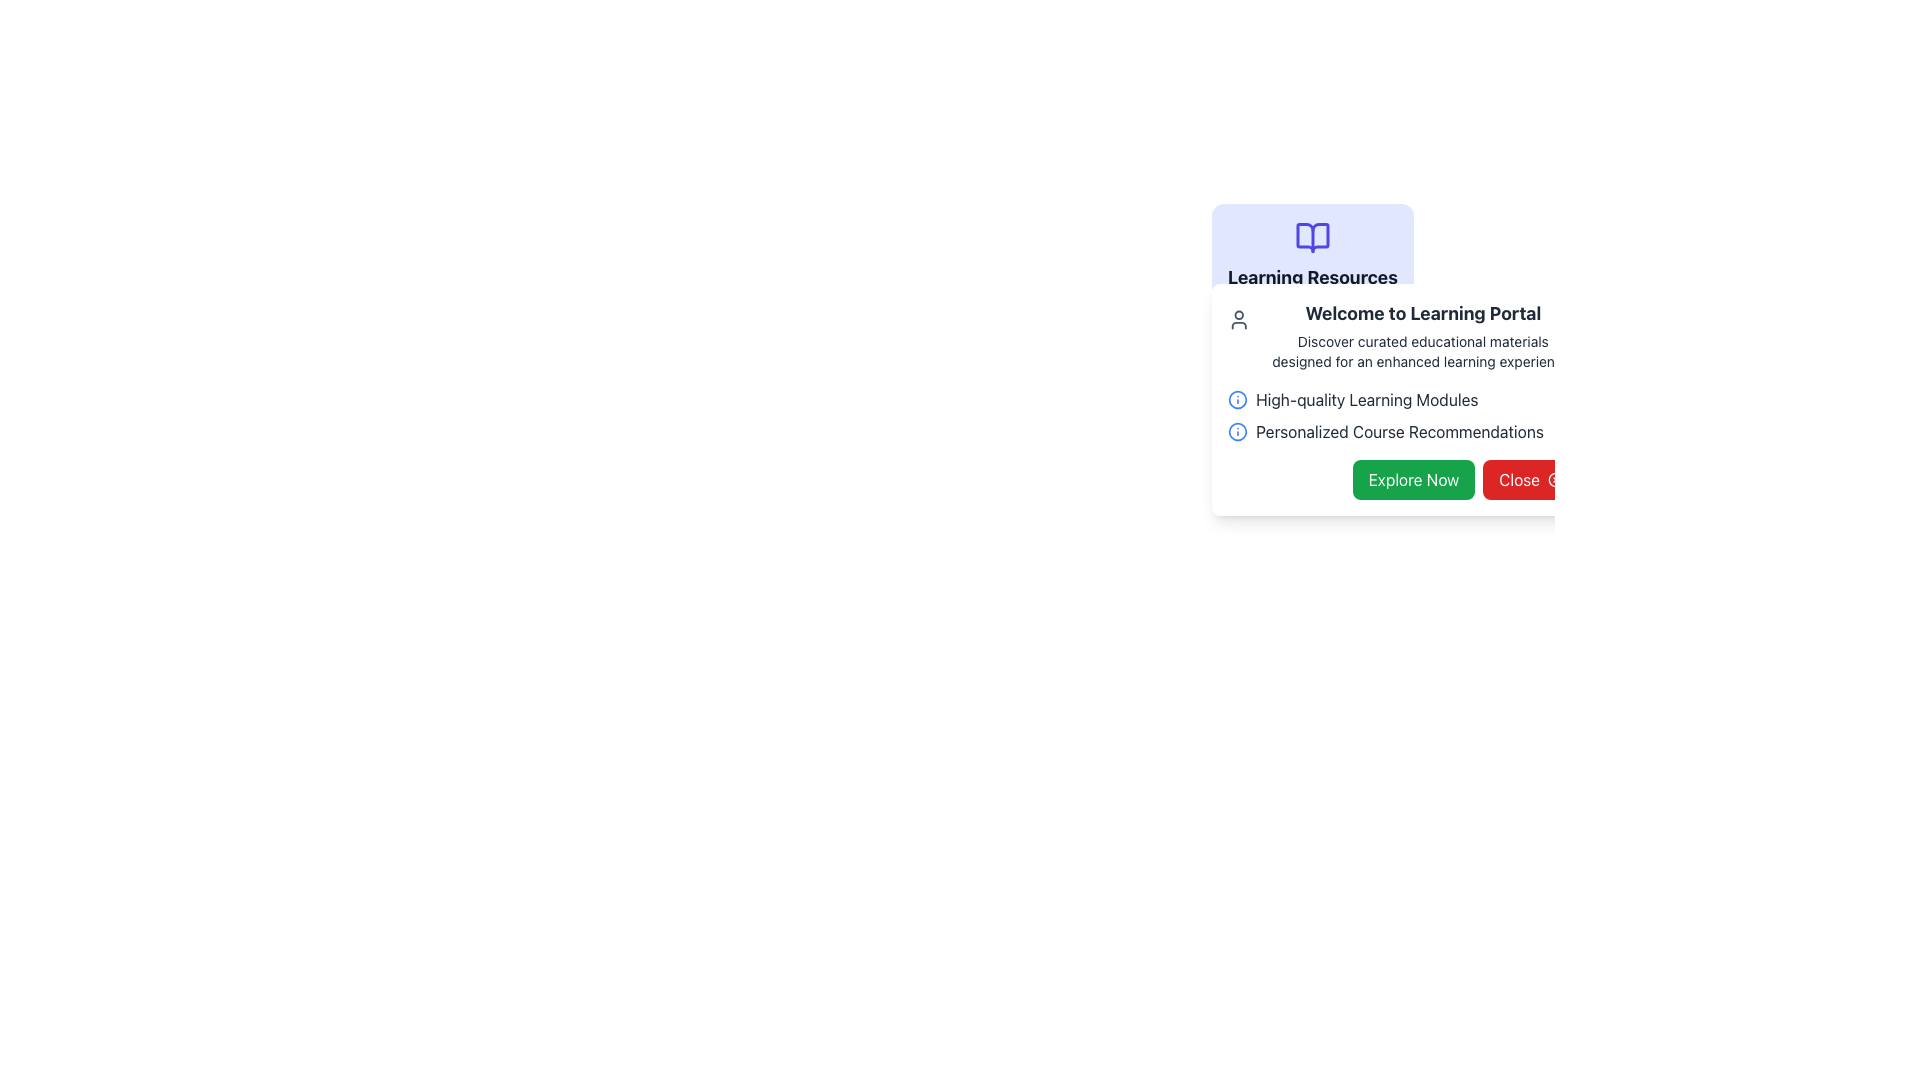  I want to click on the text-based informational list containing 'High-quality Learning Modules' and 'Personalized Course Recommendations' with blue circular icons, located in the middle of the white rounded-corner card overlay, so click(1403, 415).